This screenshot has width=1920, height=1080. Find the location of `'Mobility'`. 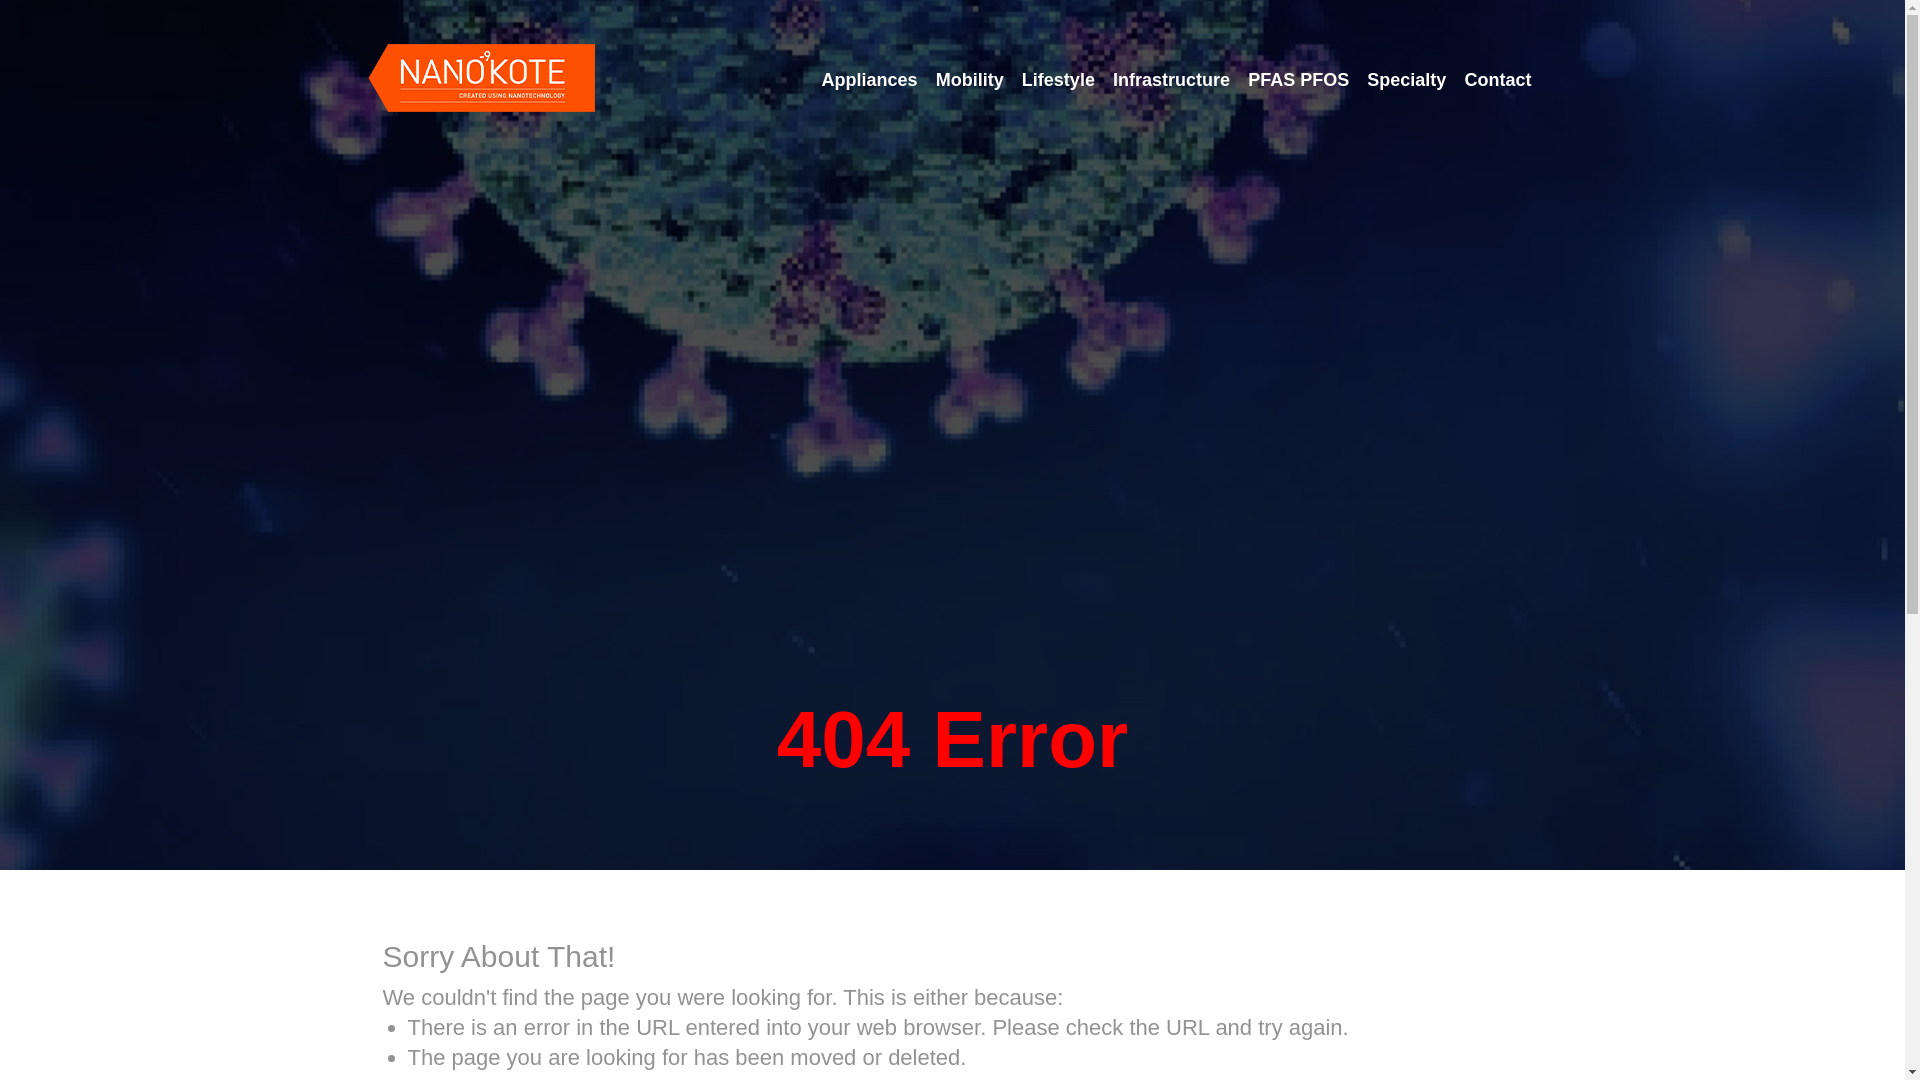

'Mobility' is located at coordinates (969, 79).